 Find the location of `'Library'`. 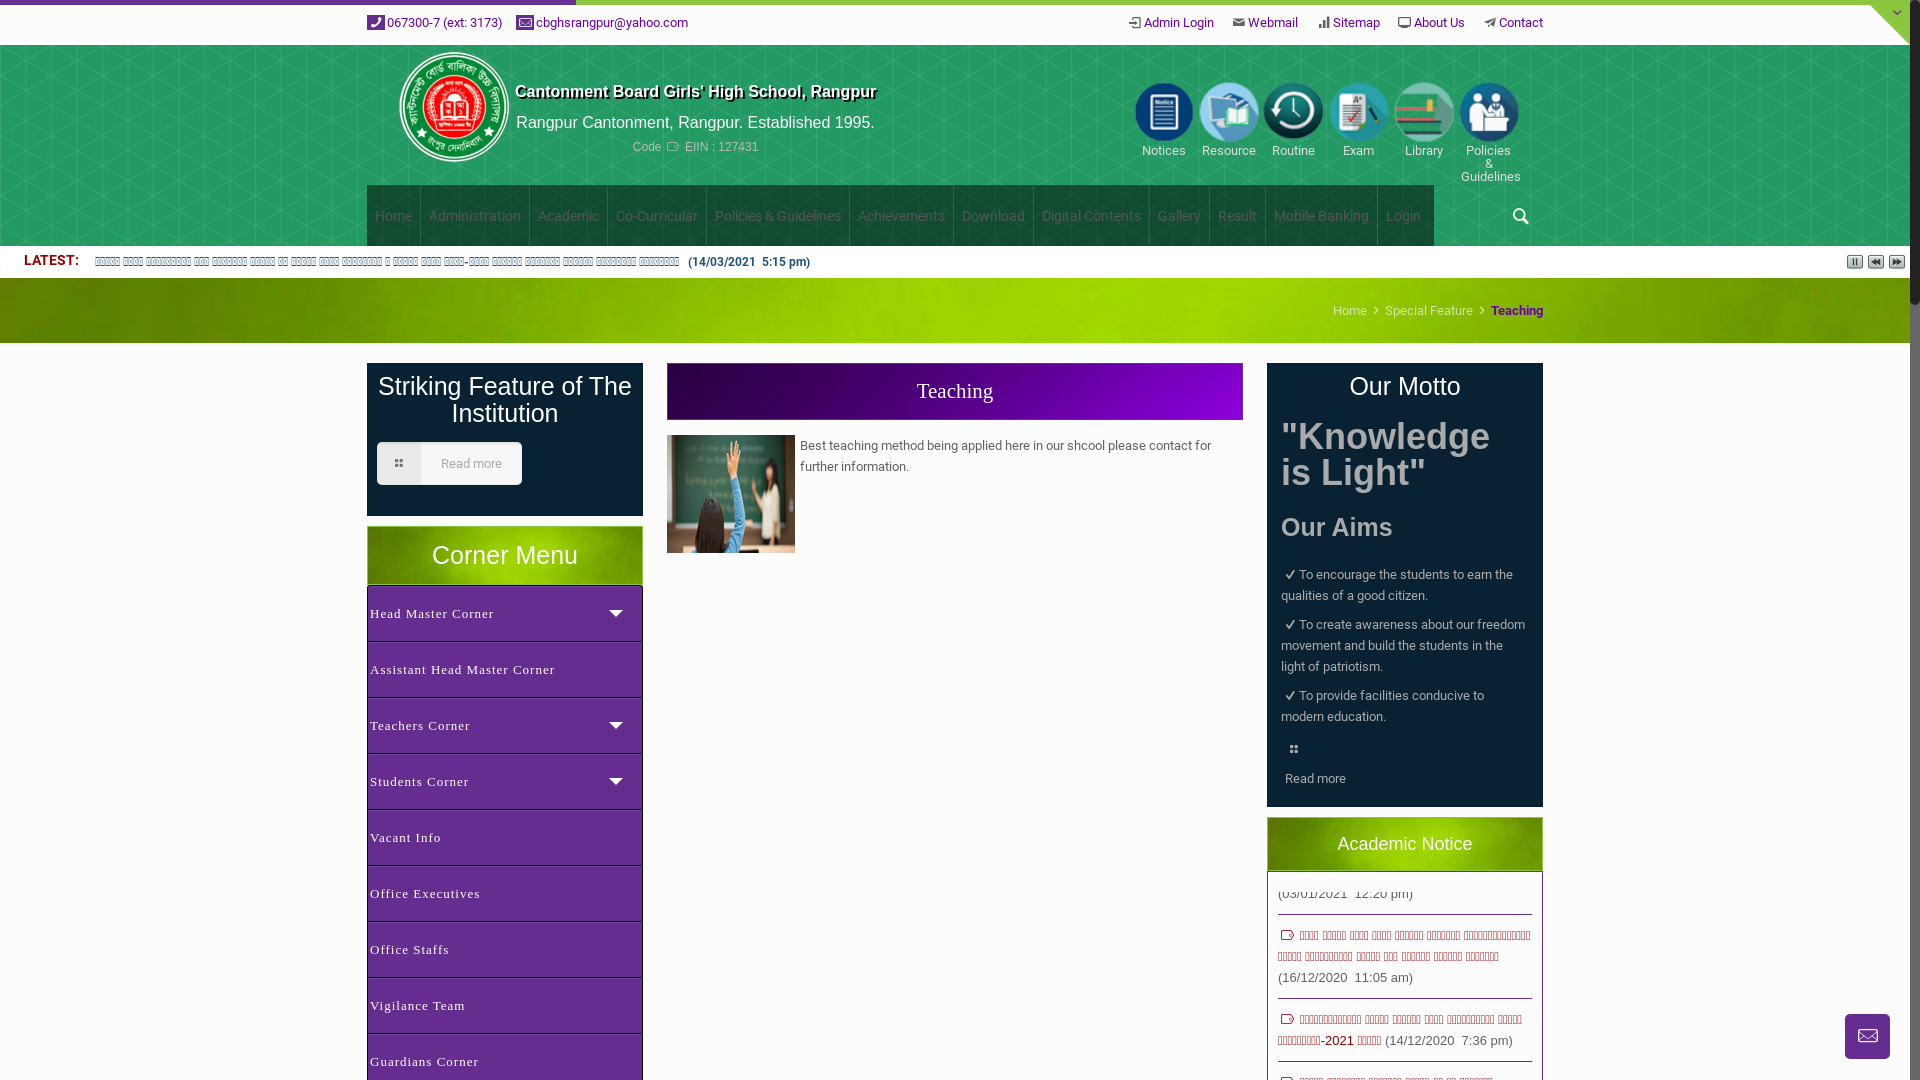

'Library' is located at coordinates (1422, 119).